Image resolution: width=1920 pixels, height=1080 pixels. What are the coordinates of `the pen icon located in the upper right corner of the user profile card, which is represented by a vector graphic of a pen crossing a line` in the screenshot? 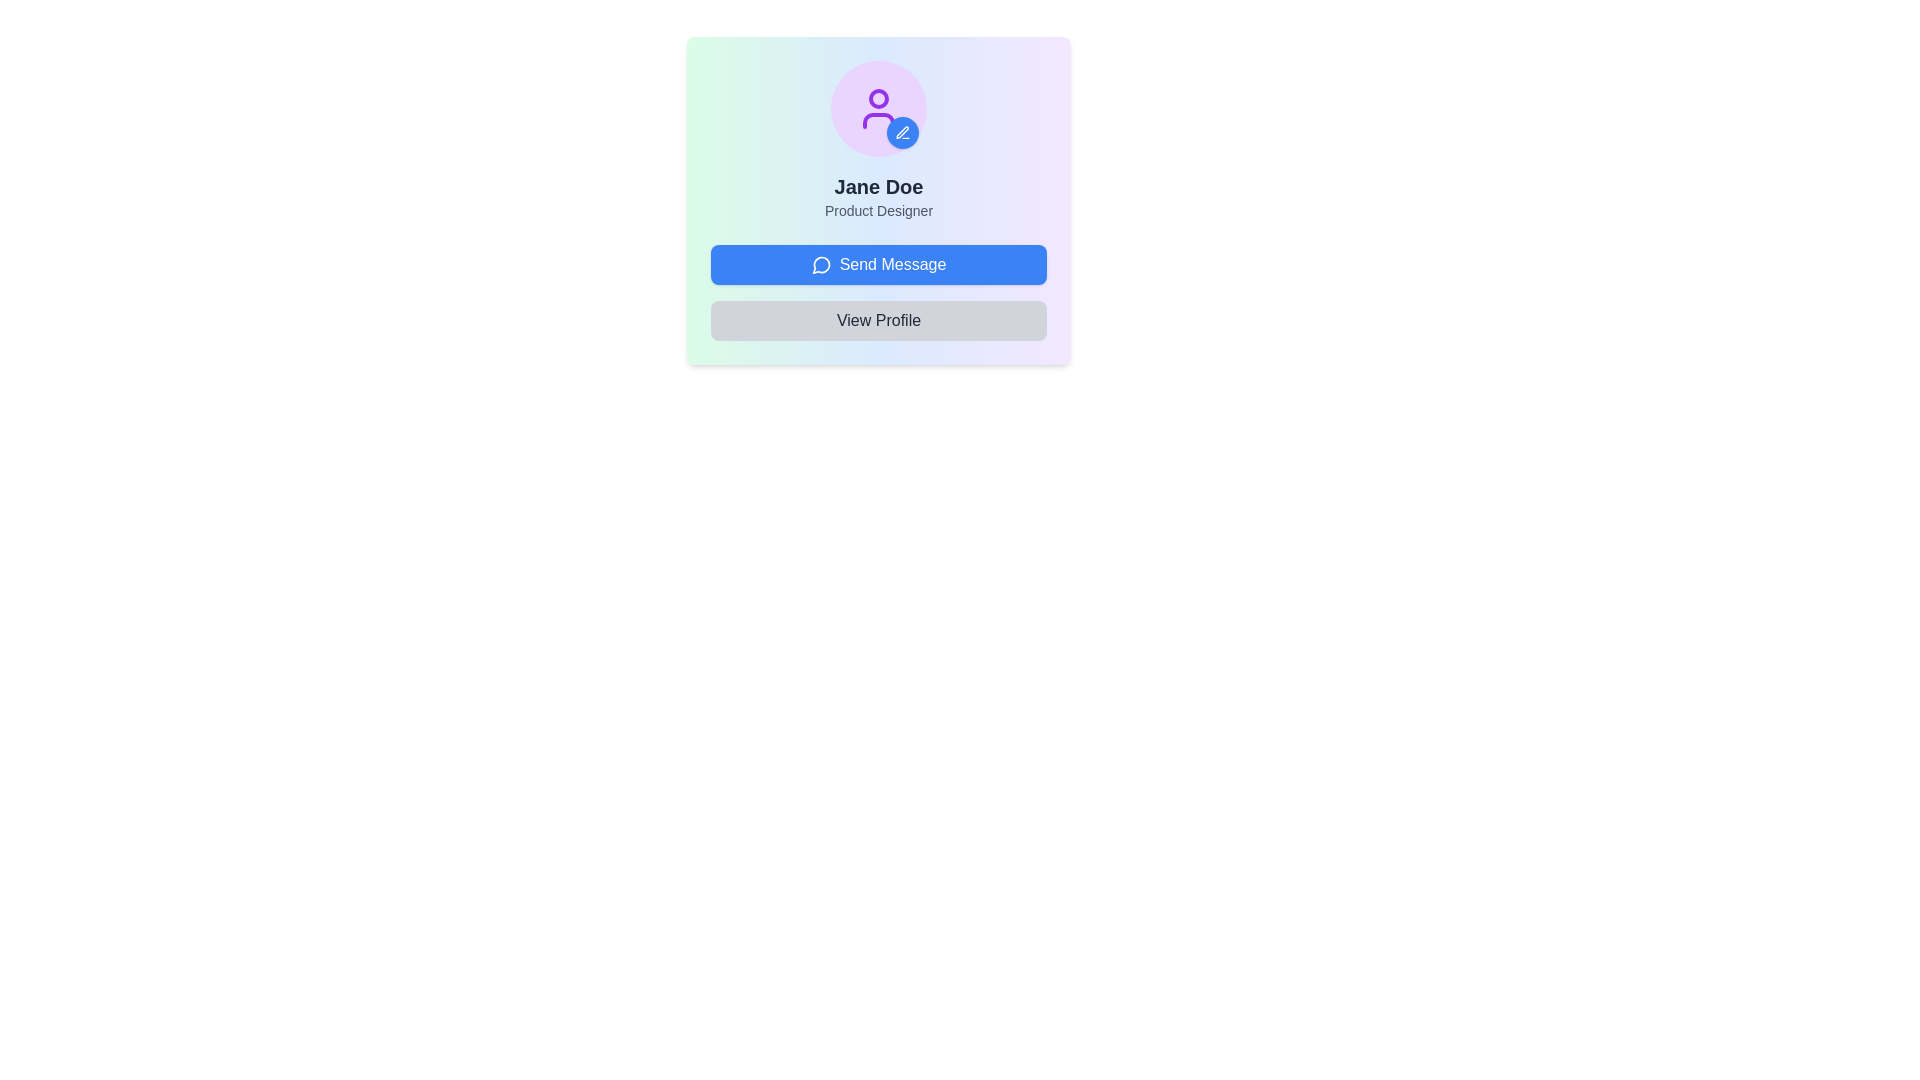 It's located at (901, 132).